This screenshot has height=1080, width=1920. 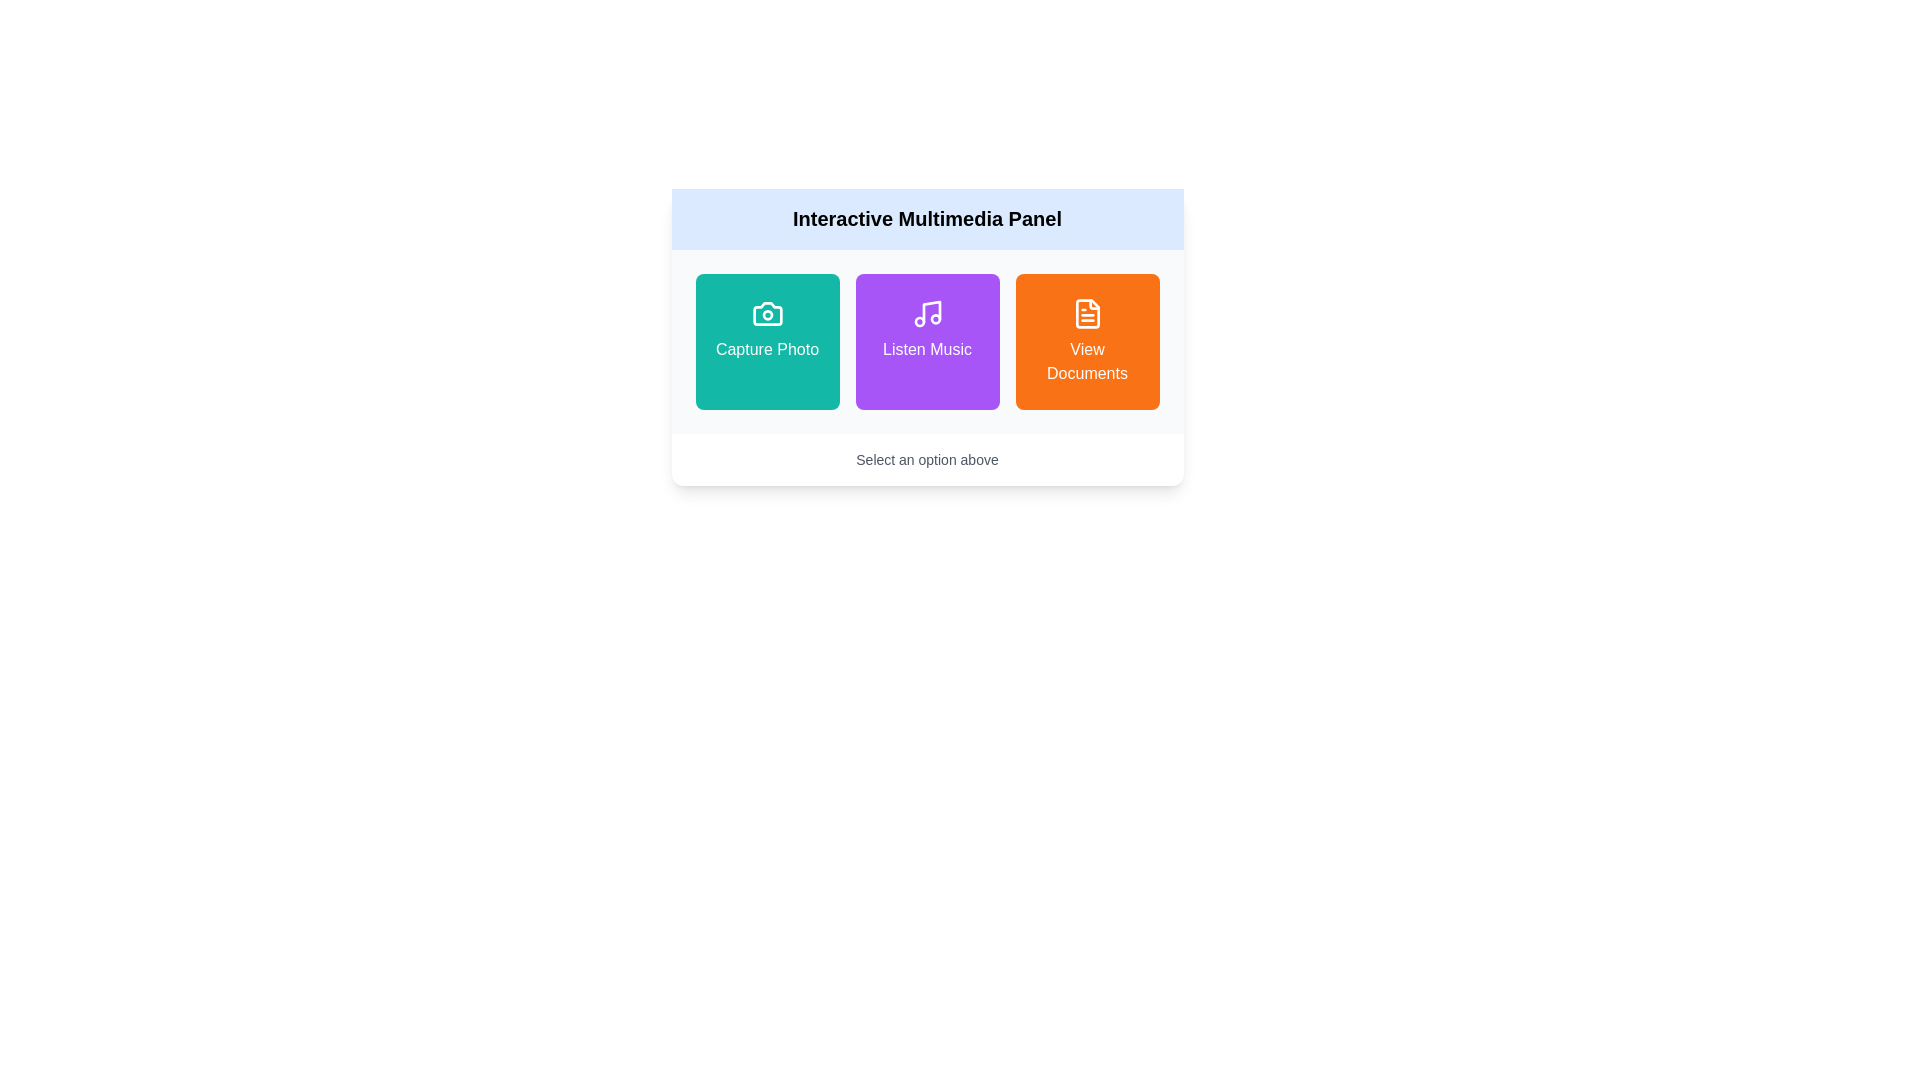 I want to click on the purple 'Listen Music' button located centrally within the multimedia selection panel, so click(x=926, y=336).